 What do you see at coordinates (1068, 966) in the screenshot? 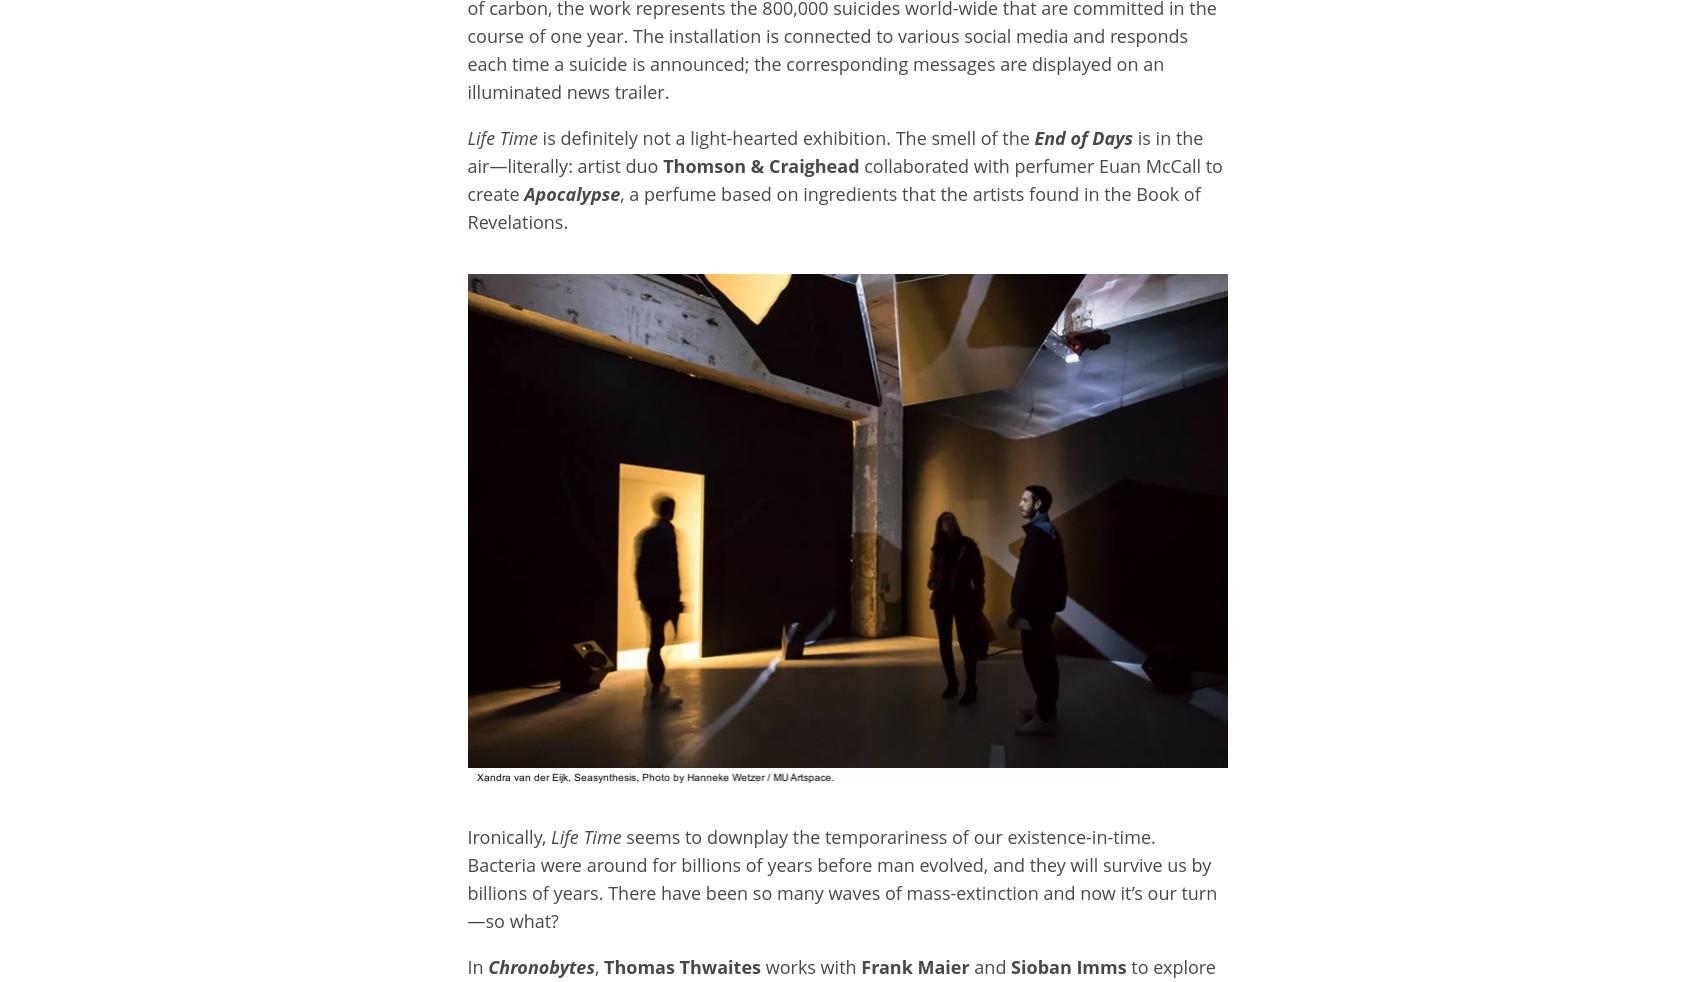
I see `'Sioban Imms'` at bounding box center [1068, 966].